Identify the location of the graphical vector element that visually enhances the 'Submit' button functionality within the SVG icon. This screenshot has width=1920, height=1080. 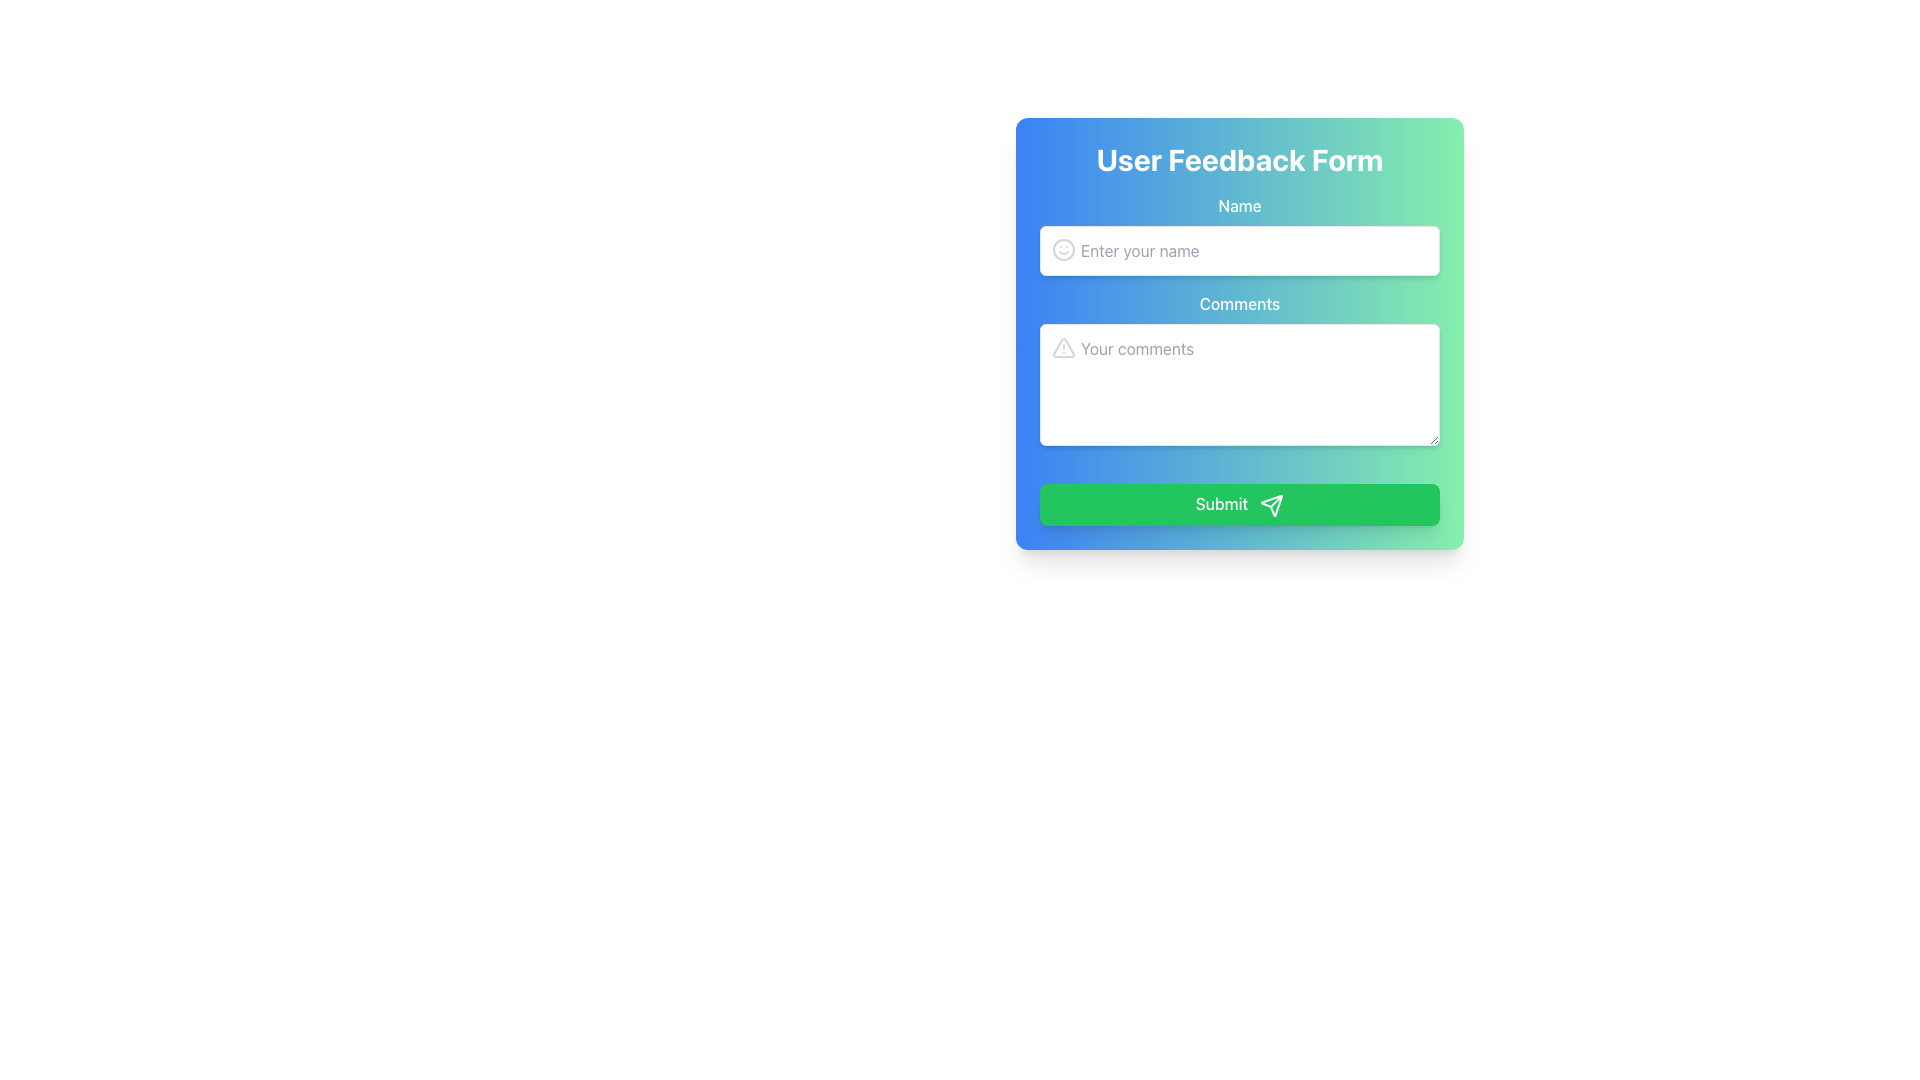
(1275, 500).